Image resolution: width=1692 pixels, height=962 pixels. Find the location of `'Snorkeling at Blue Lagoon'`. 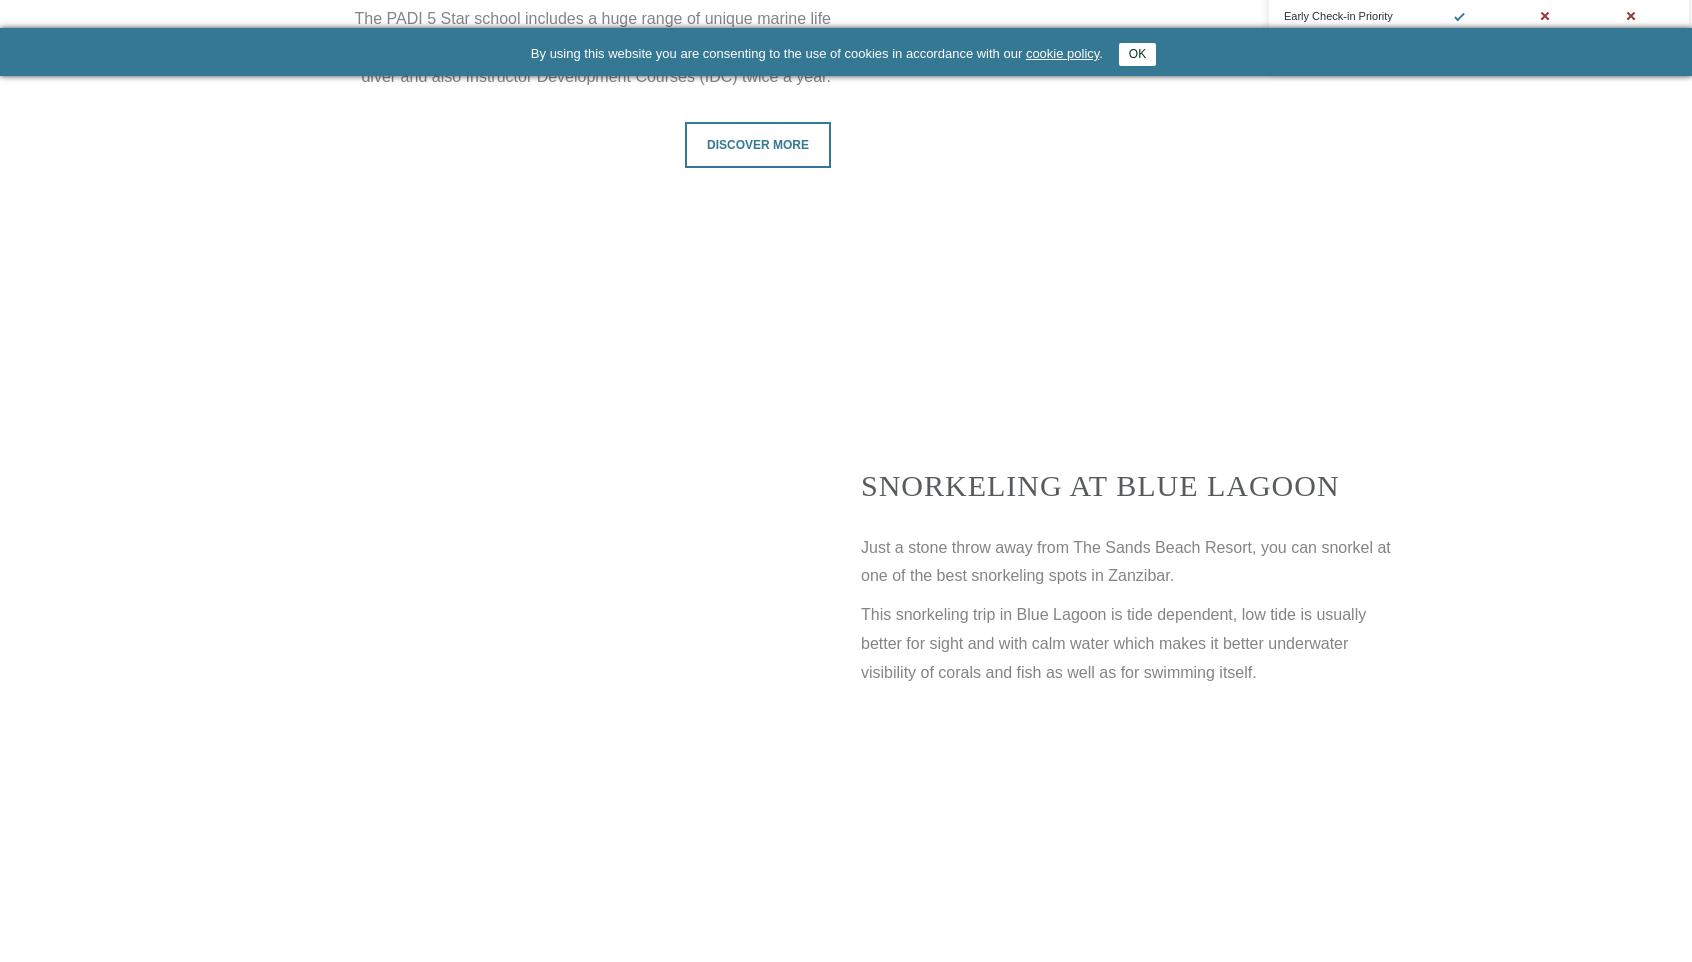

'Snorkeling at Blue Lagoon' is located at coordinates (1099, 483).